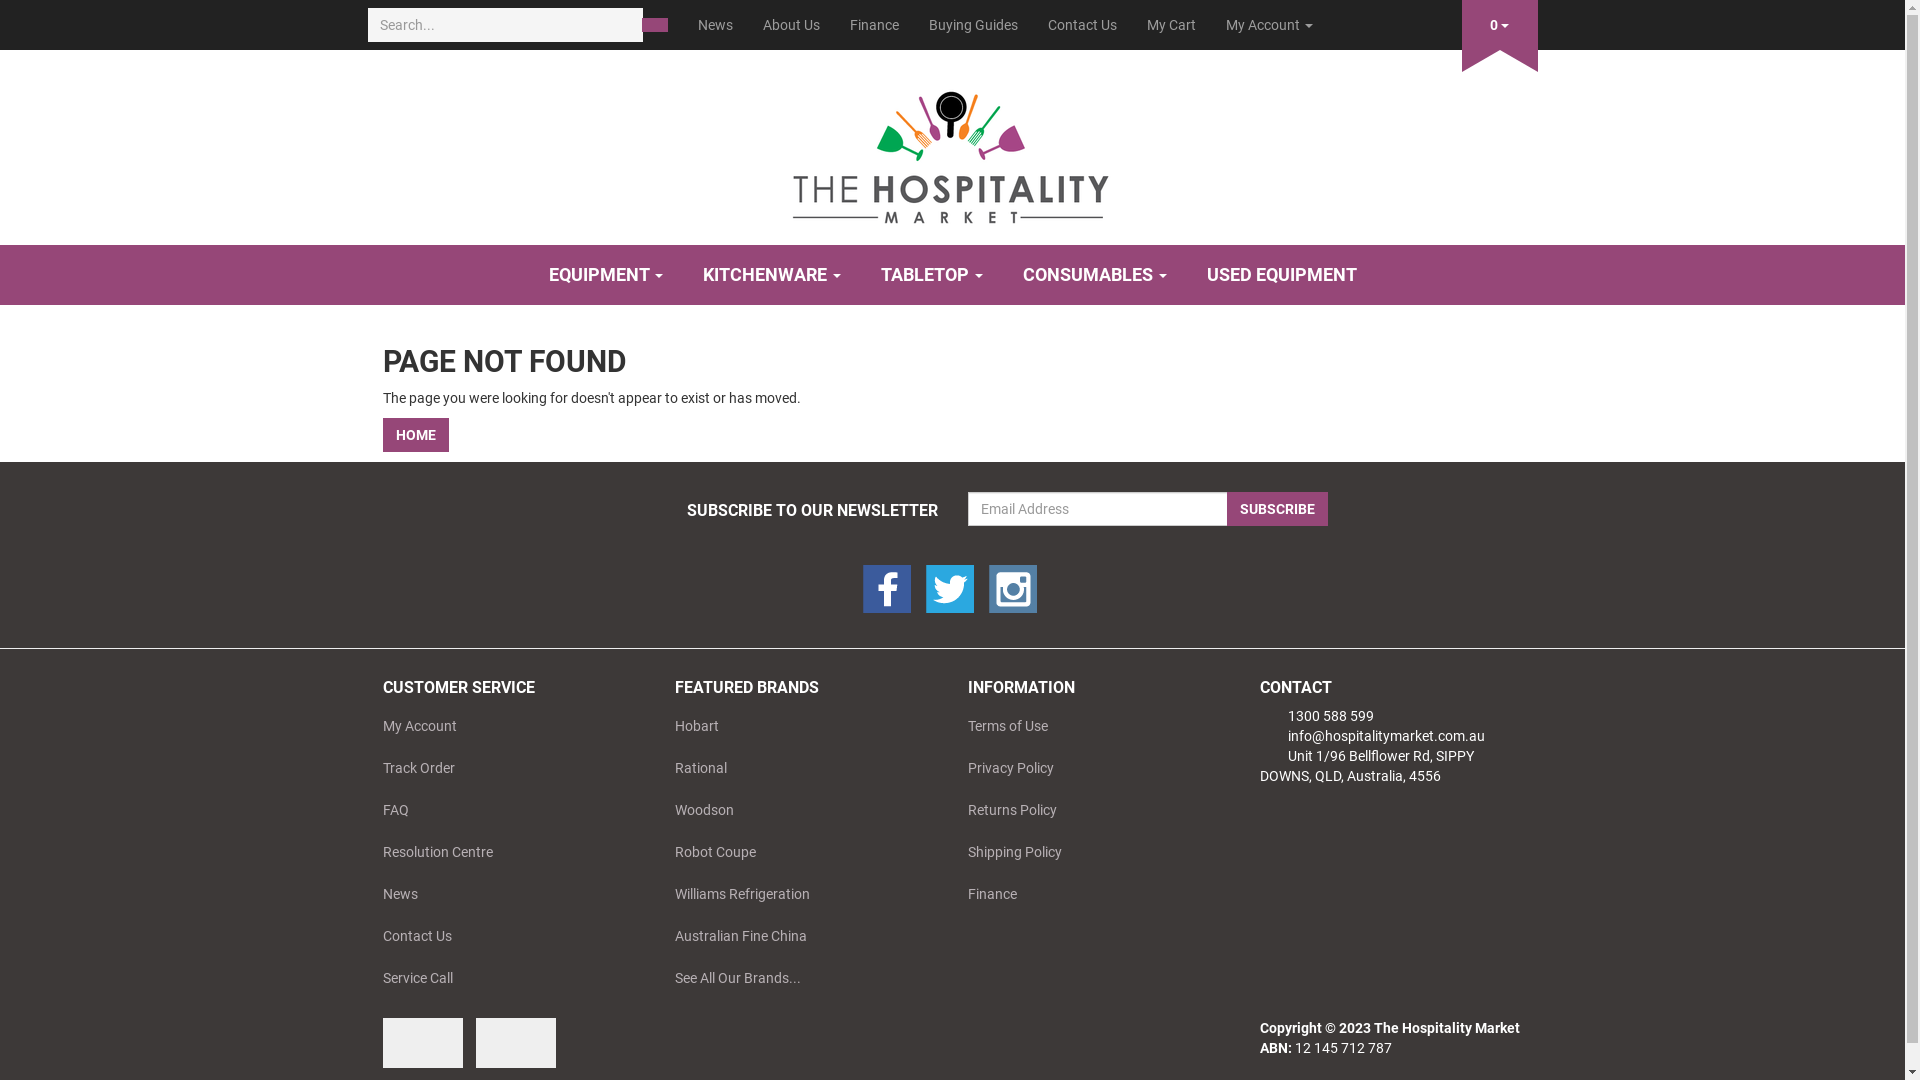 This screenshot has width=1920, height=1080. What do you see at coordinates (797, 893) in the screenshot?
I see `'Williams Refrigeration'` at bounding box center [797, 893].